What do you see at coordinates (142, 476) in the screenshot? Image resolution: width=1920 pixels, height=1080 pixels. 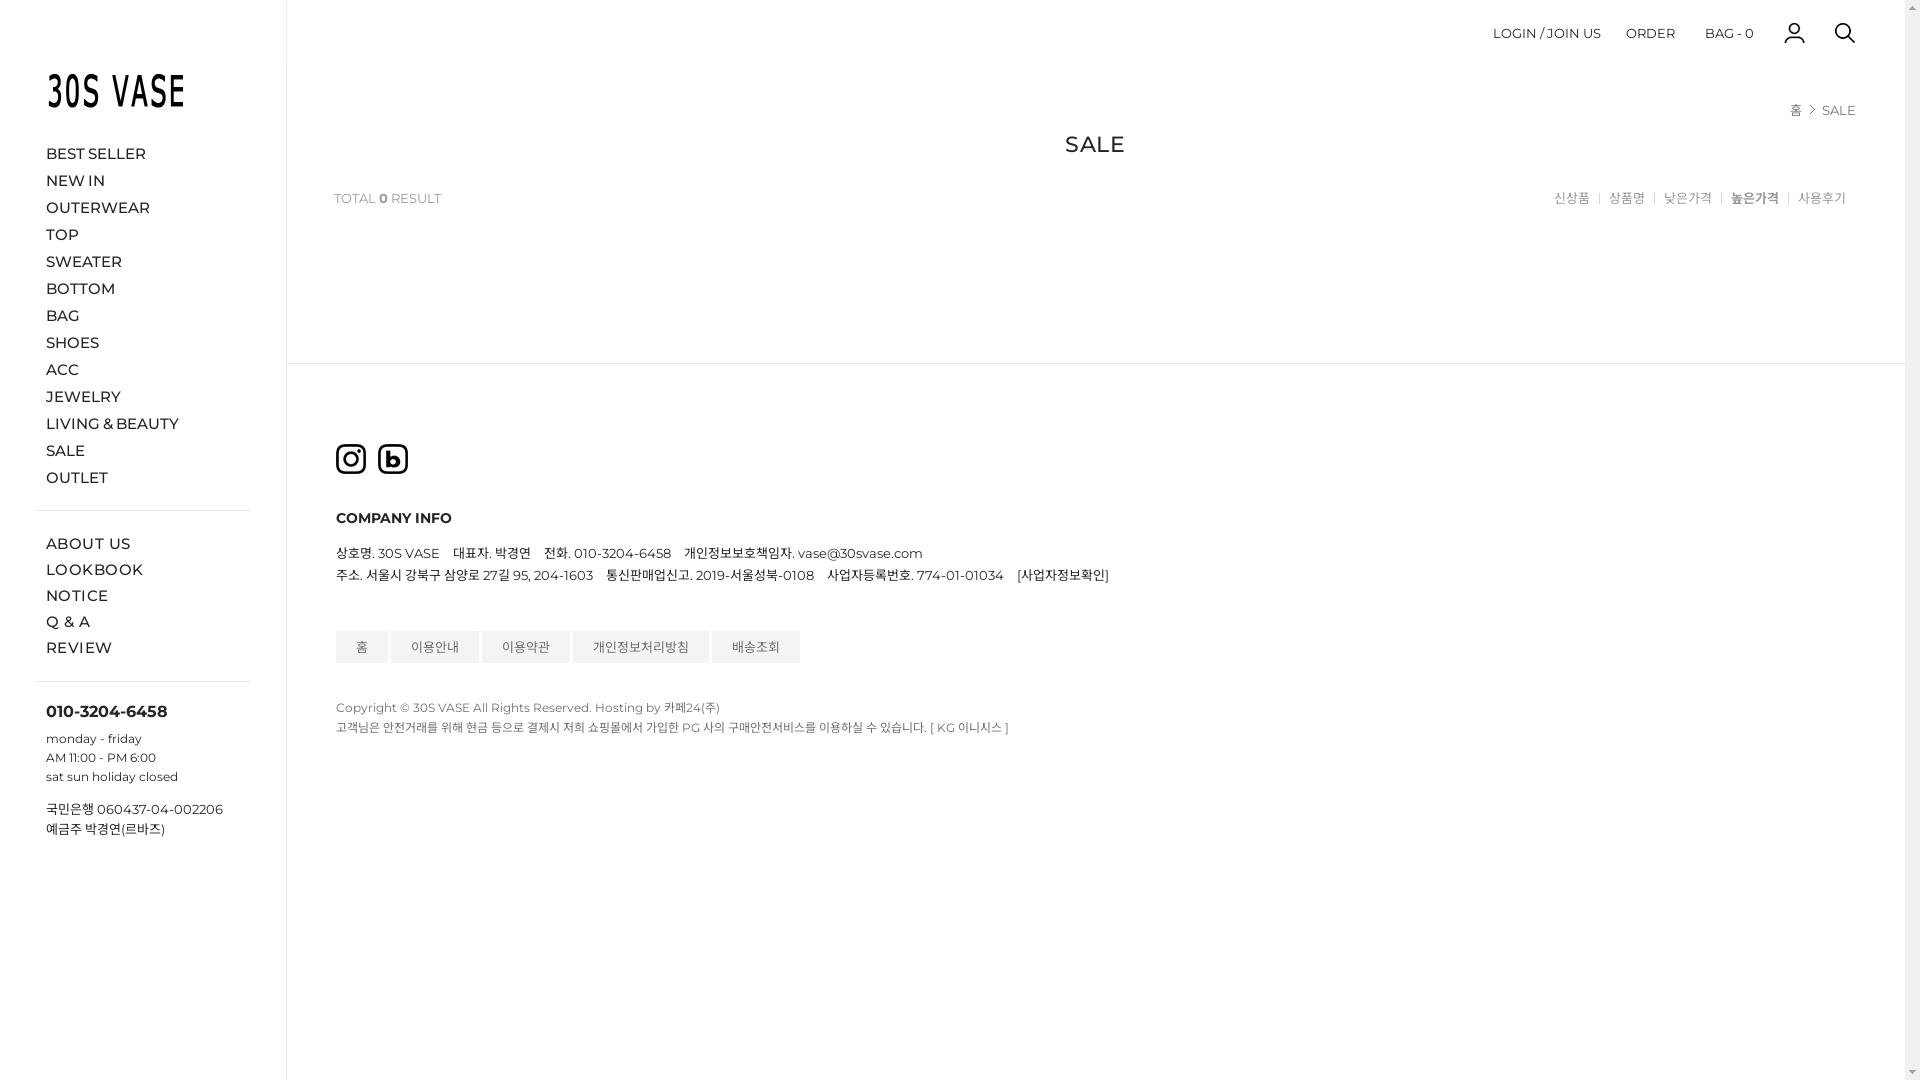 I see `'OUTLET'` at bounding box center [142, 476].